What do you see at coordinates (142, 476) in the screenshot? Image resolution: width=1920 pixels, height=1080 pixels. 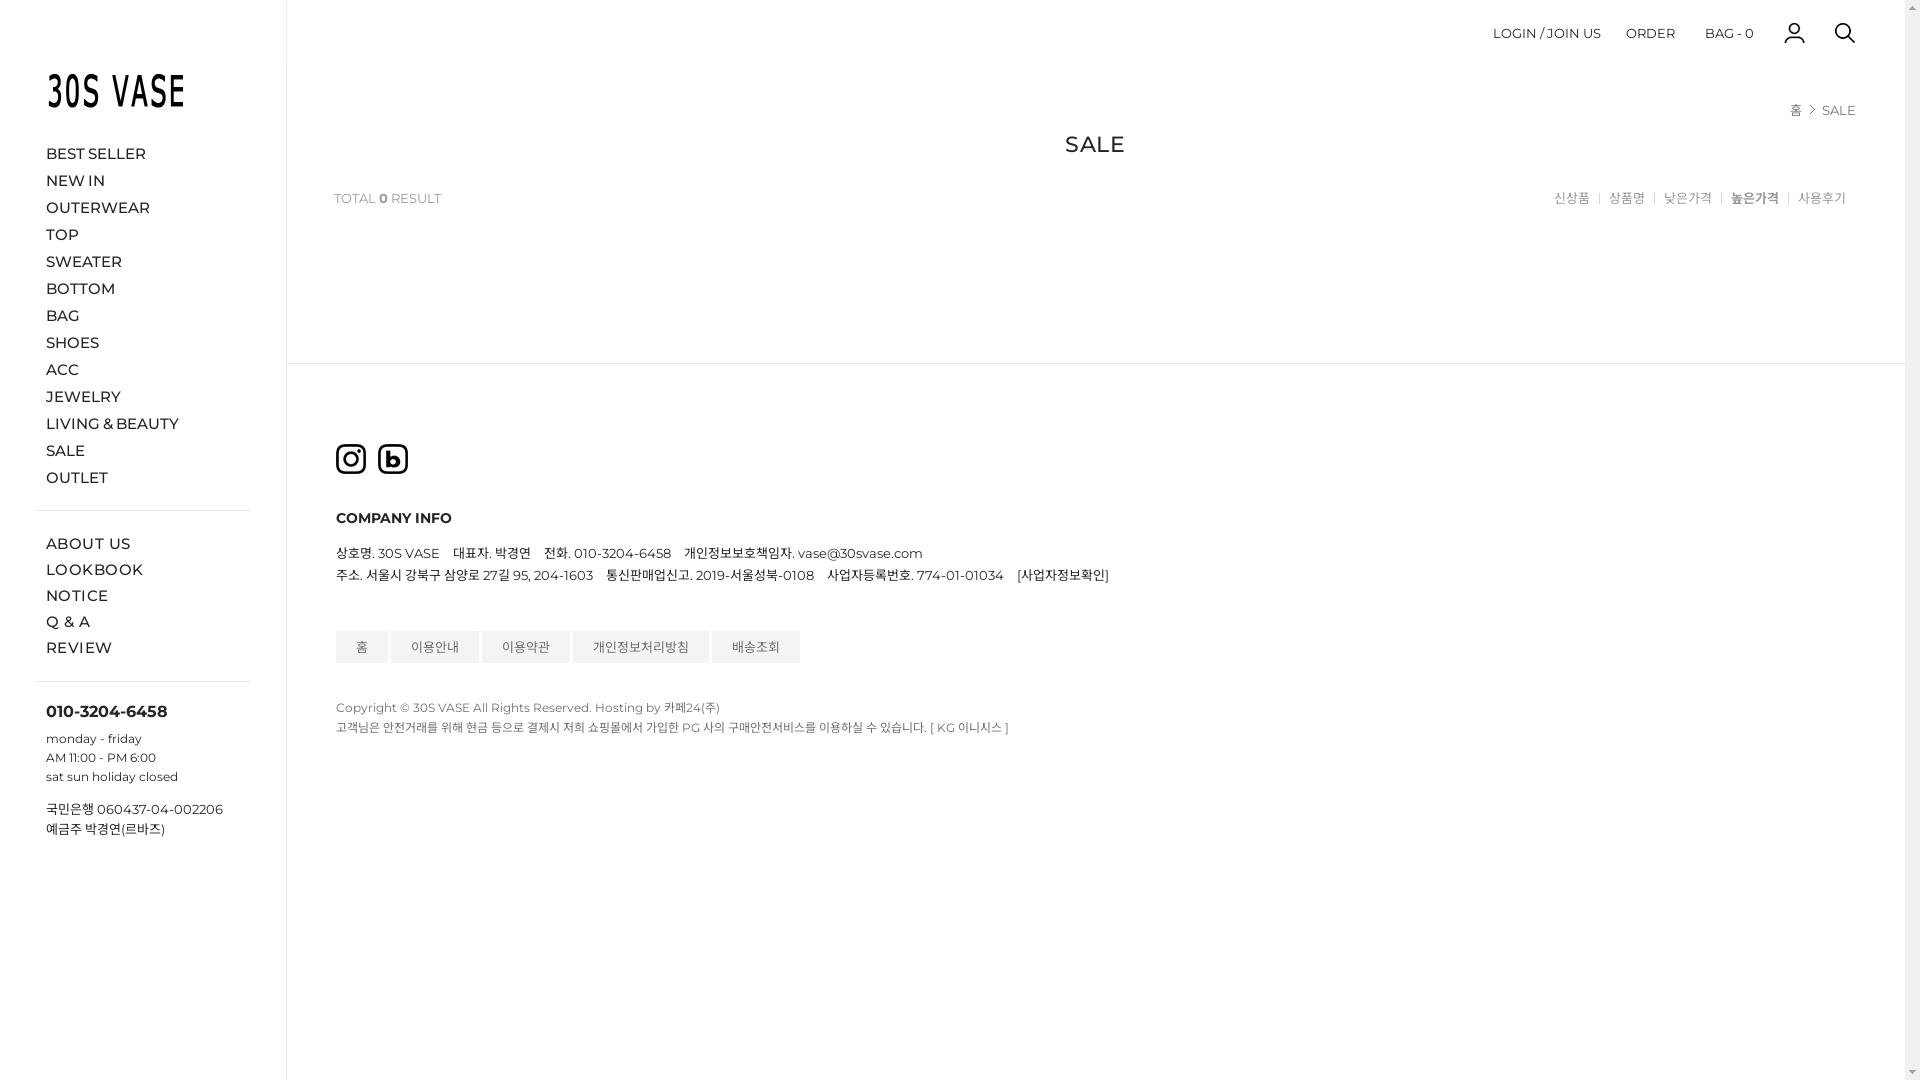 I see `'OUTLET'` at bounding box center [142, 476].